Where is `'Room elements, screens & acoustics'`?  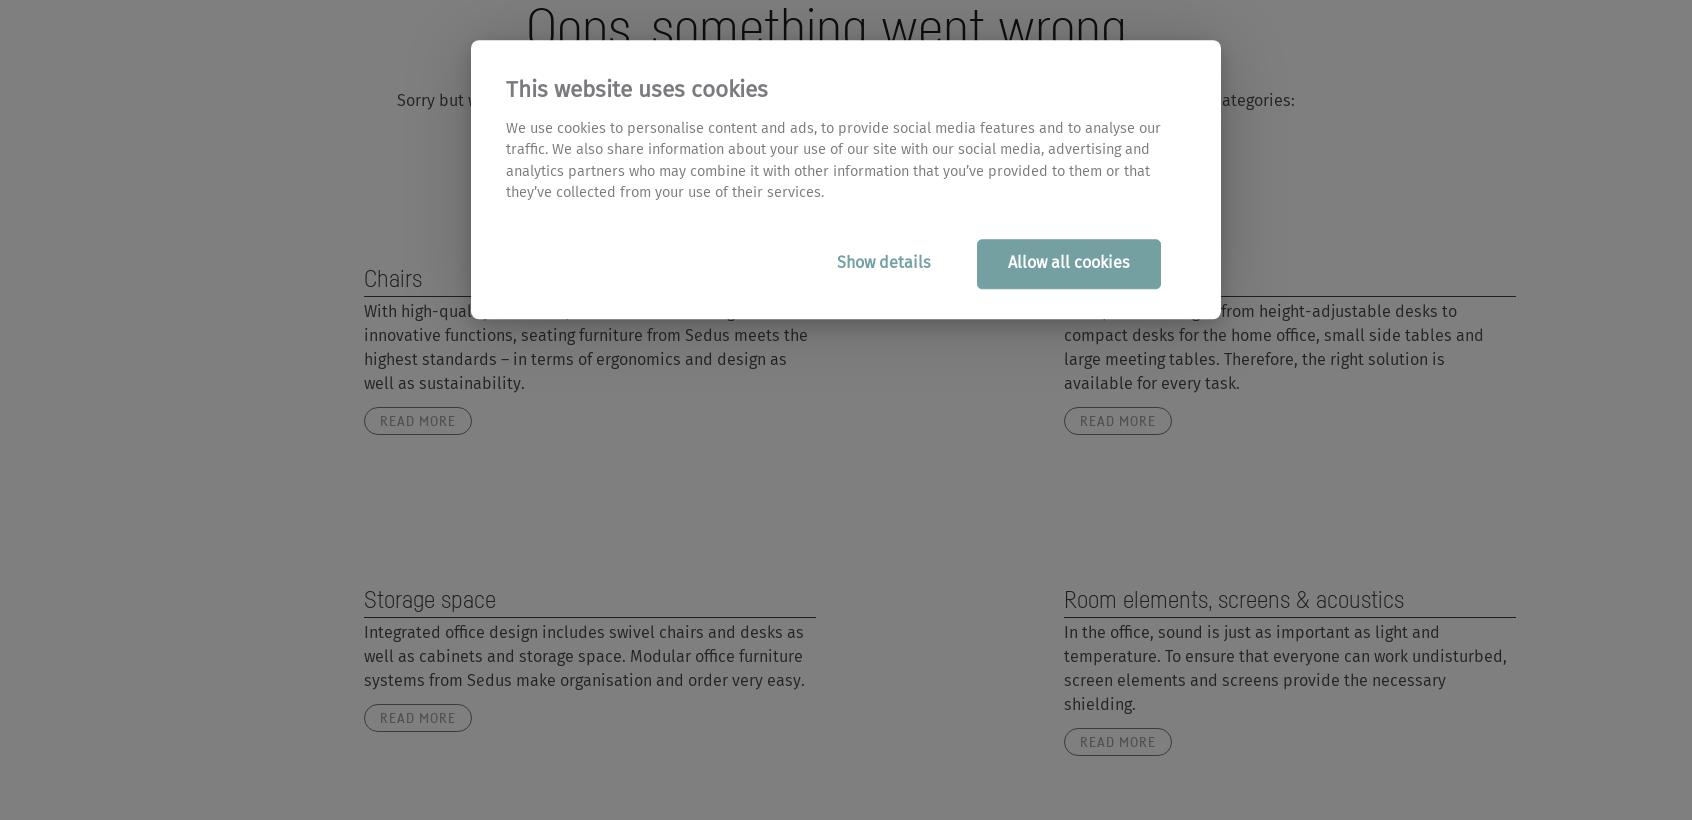
'Room elements, screens & acoustics' is located at coordinates (1232, 598).